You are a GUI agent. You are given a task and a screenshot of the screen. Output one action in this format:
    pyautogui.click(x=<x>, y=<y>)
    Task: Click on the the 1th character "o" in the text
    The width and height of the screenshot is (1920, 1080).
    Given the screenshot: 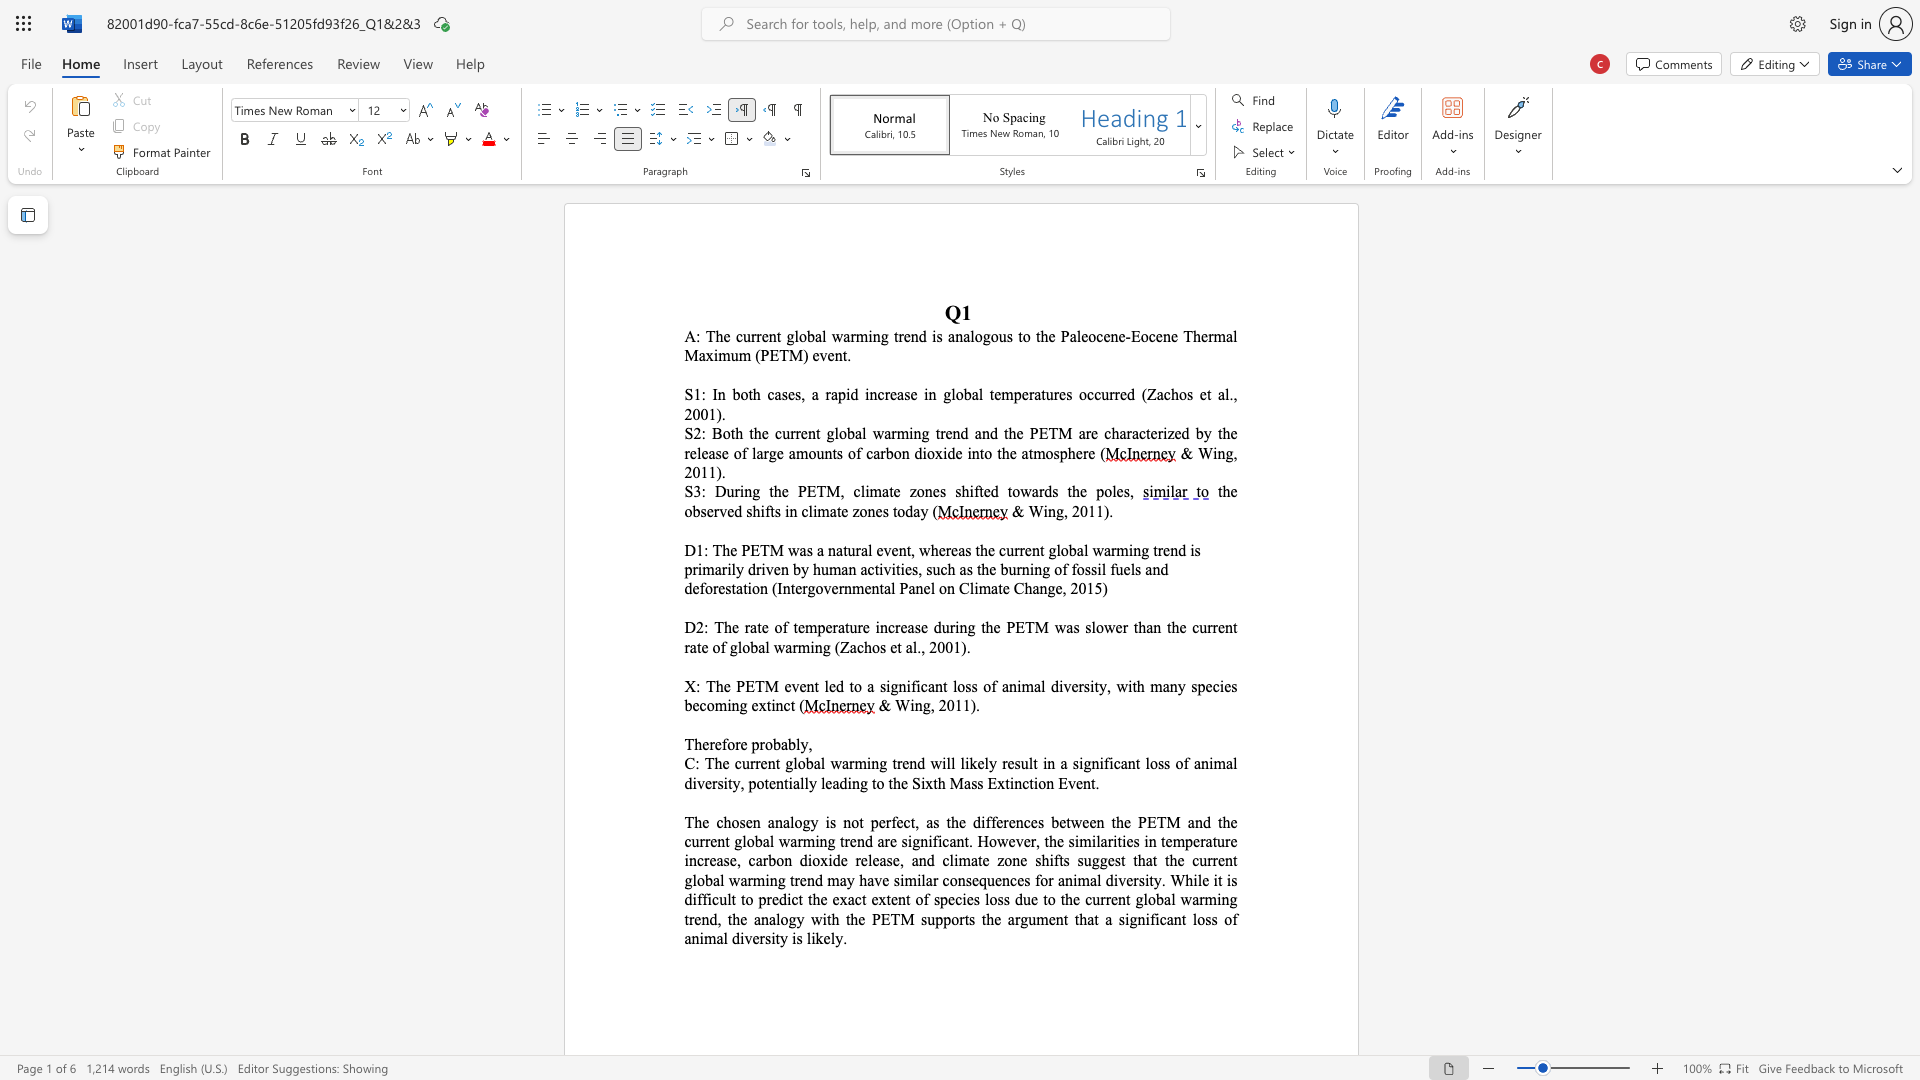 What is the action you would take?
    pyautogui.click(x=919, y=491)
    